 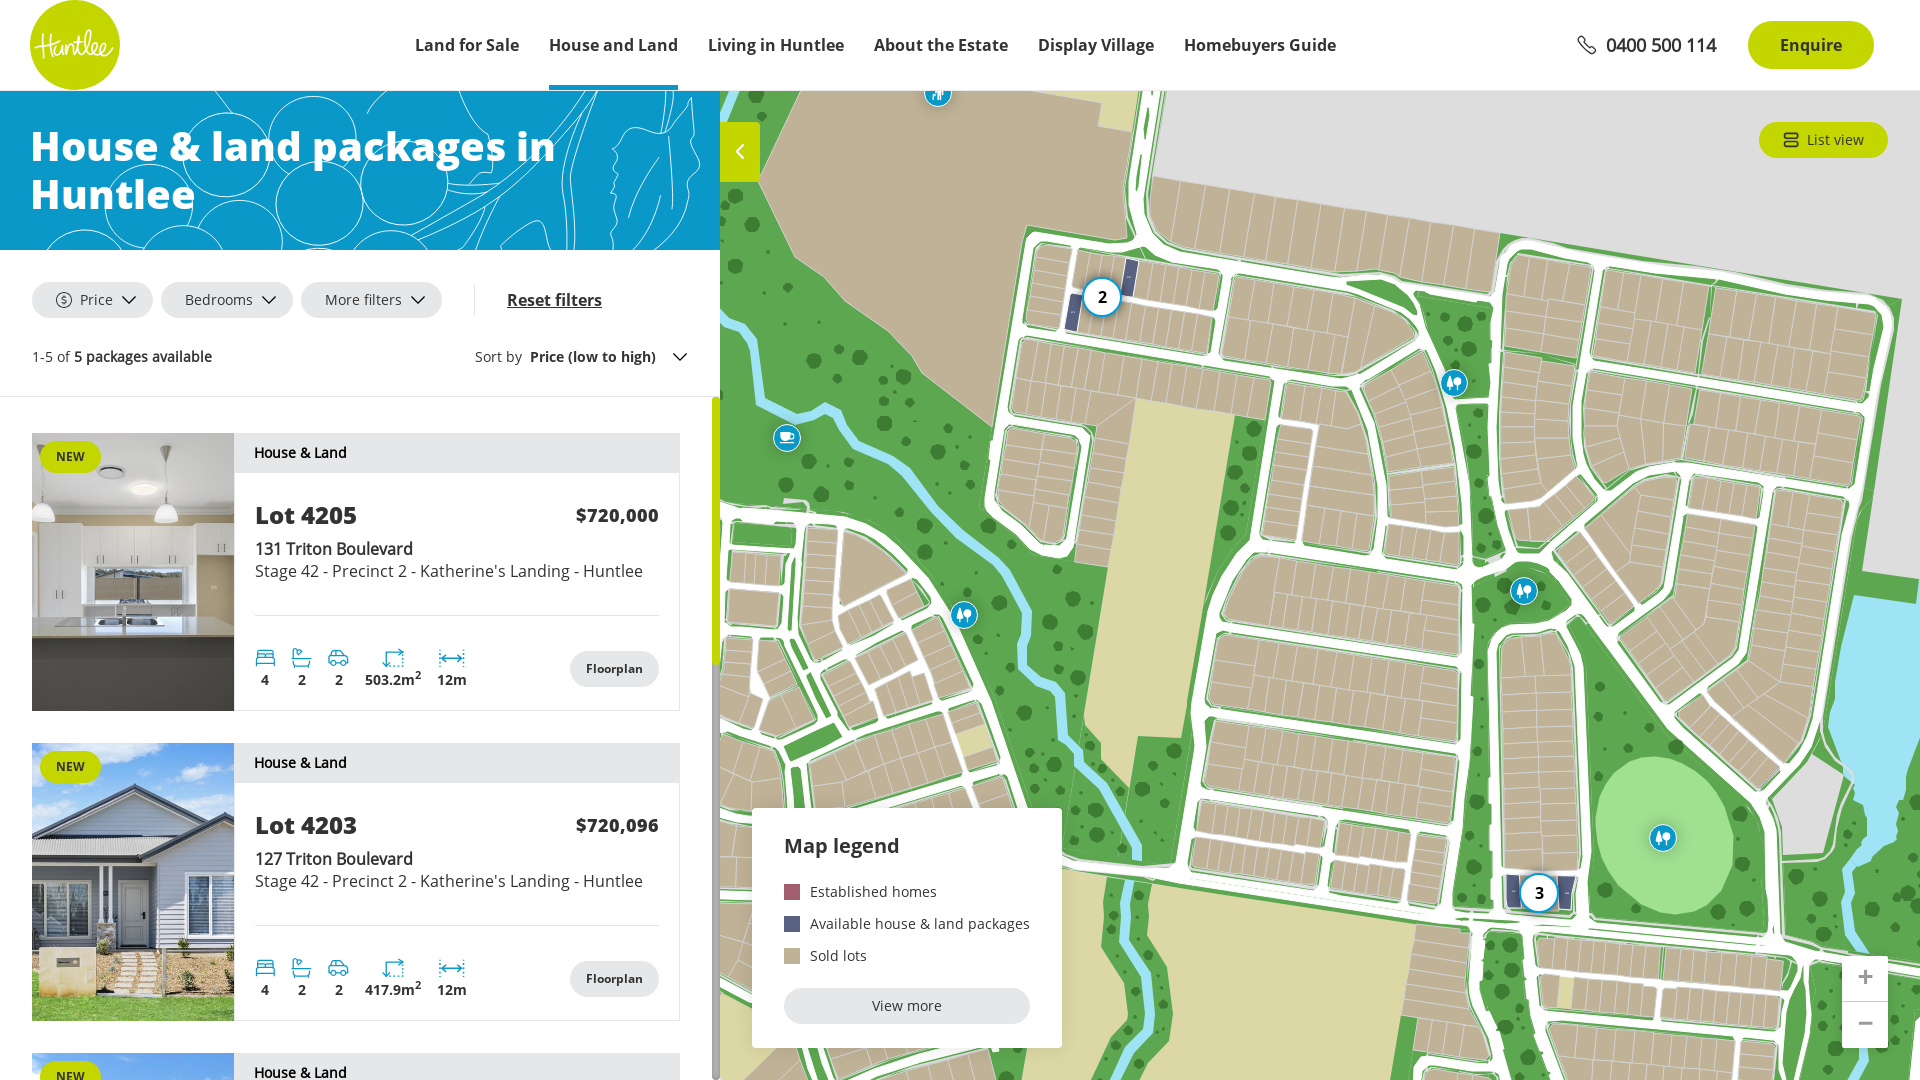 I want to click on '0400 500 114', so click(x=1646, y=45).